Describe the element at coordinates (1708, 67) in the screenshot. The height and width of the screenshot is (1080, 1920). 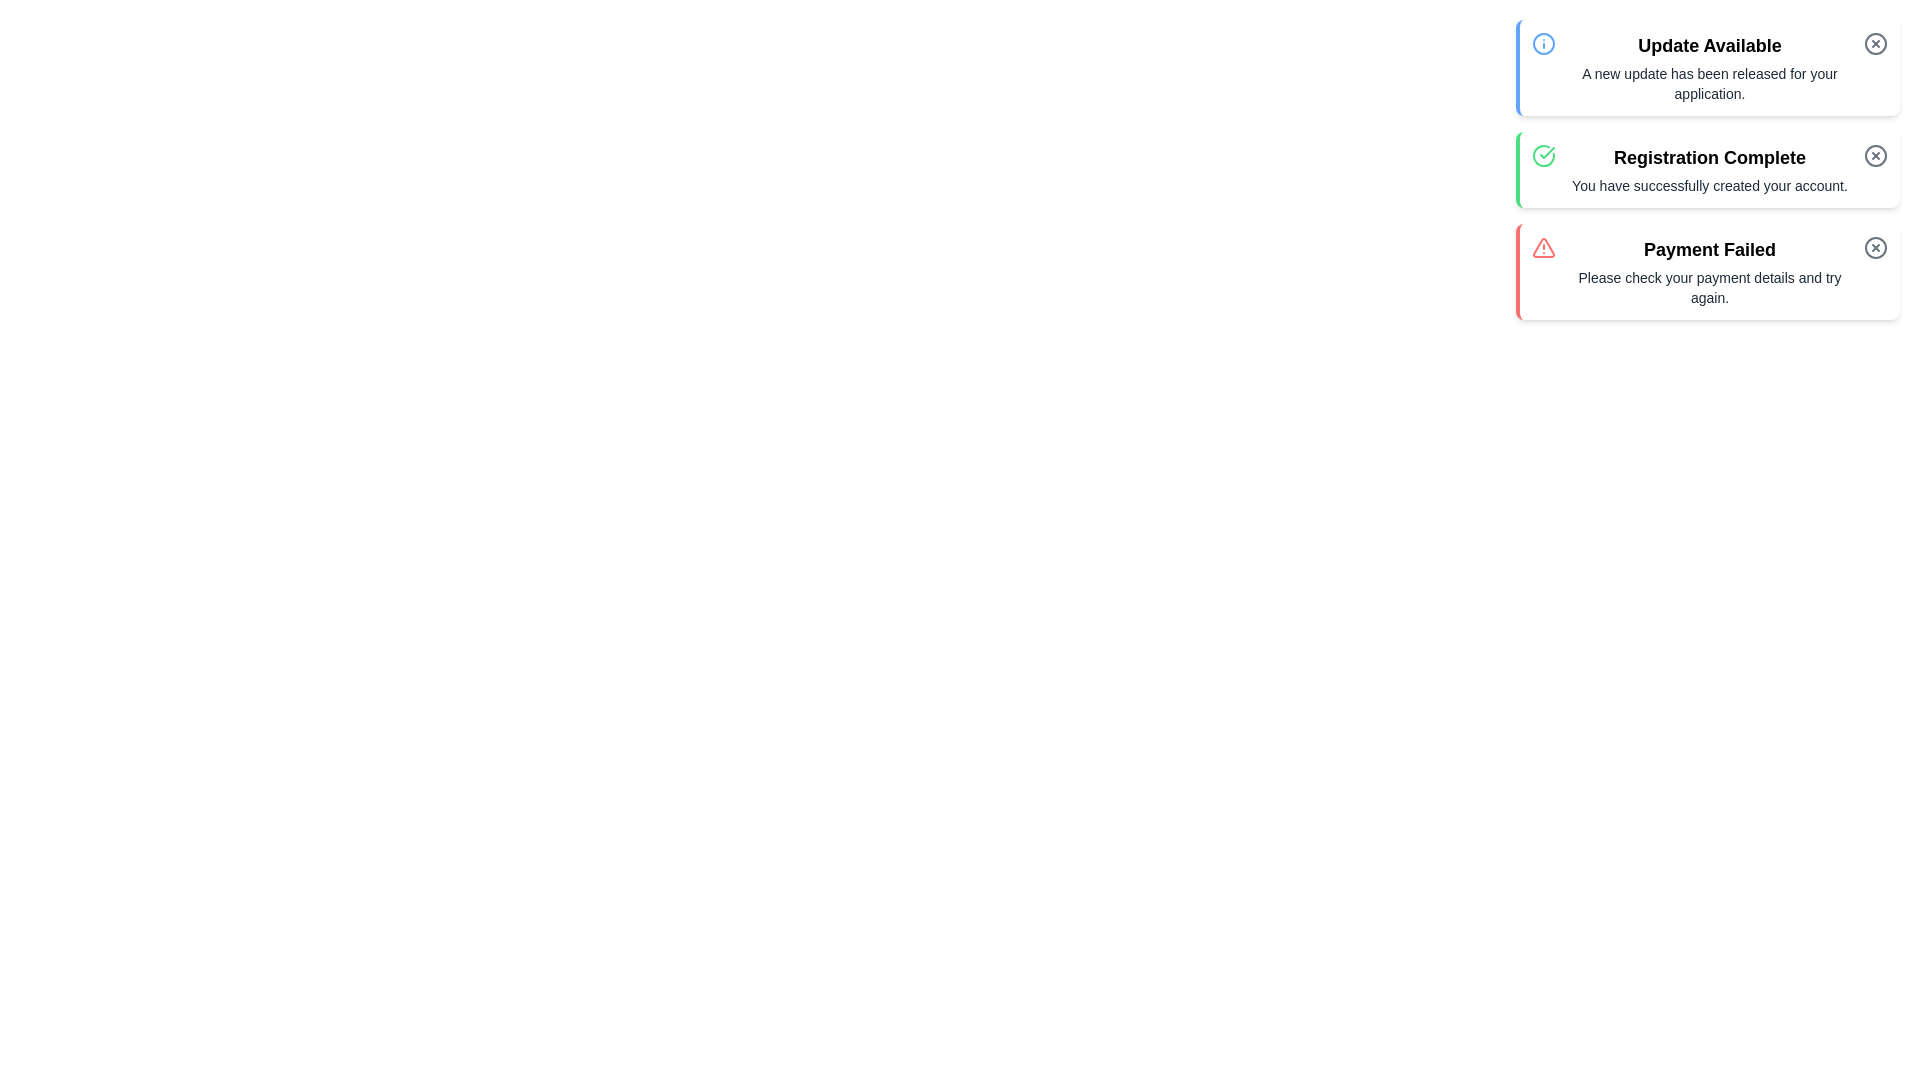
I see `notification that says 'Update Available' with additional information about a new application update, which is styled prominently in a notification card at the top of the stack` at that location.